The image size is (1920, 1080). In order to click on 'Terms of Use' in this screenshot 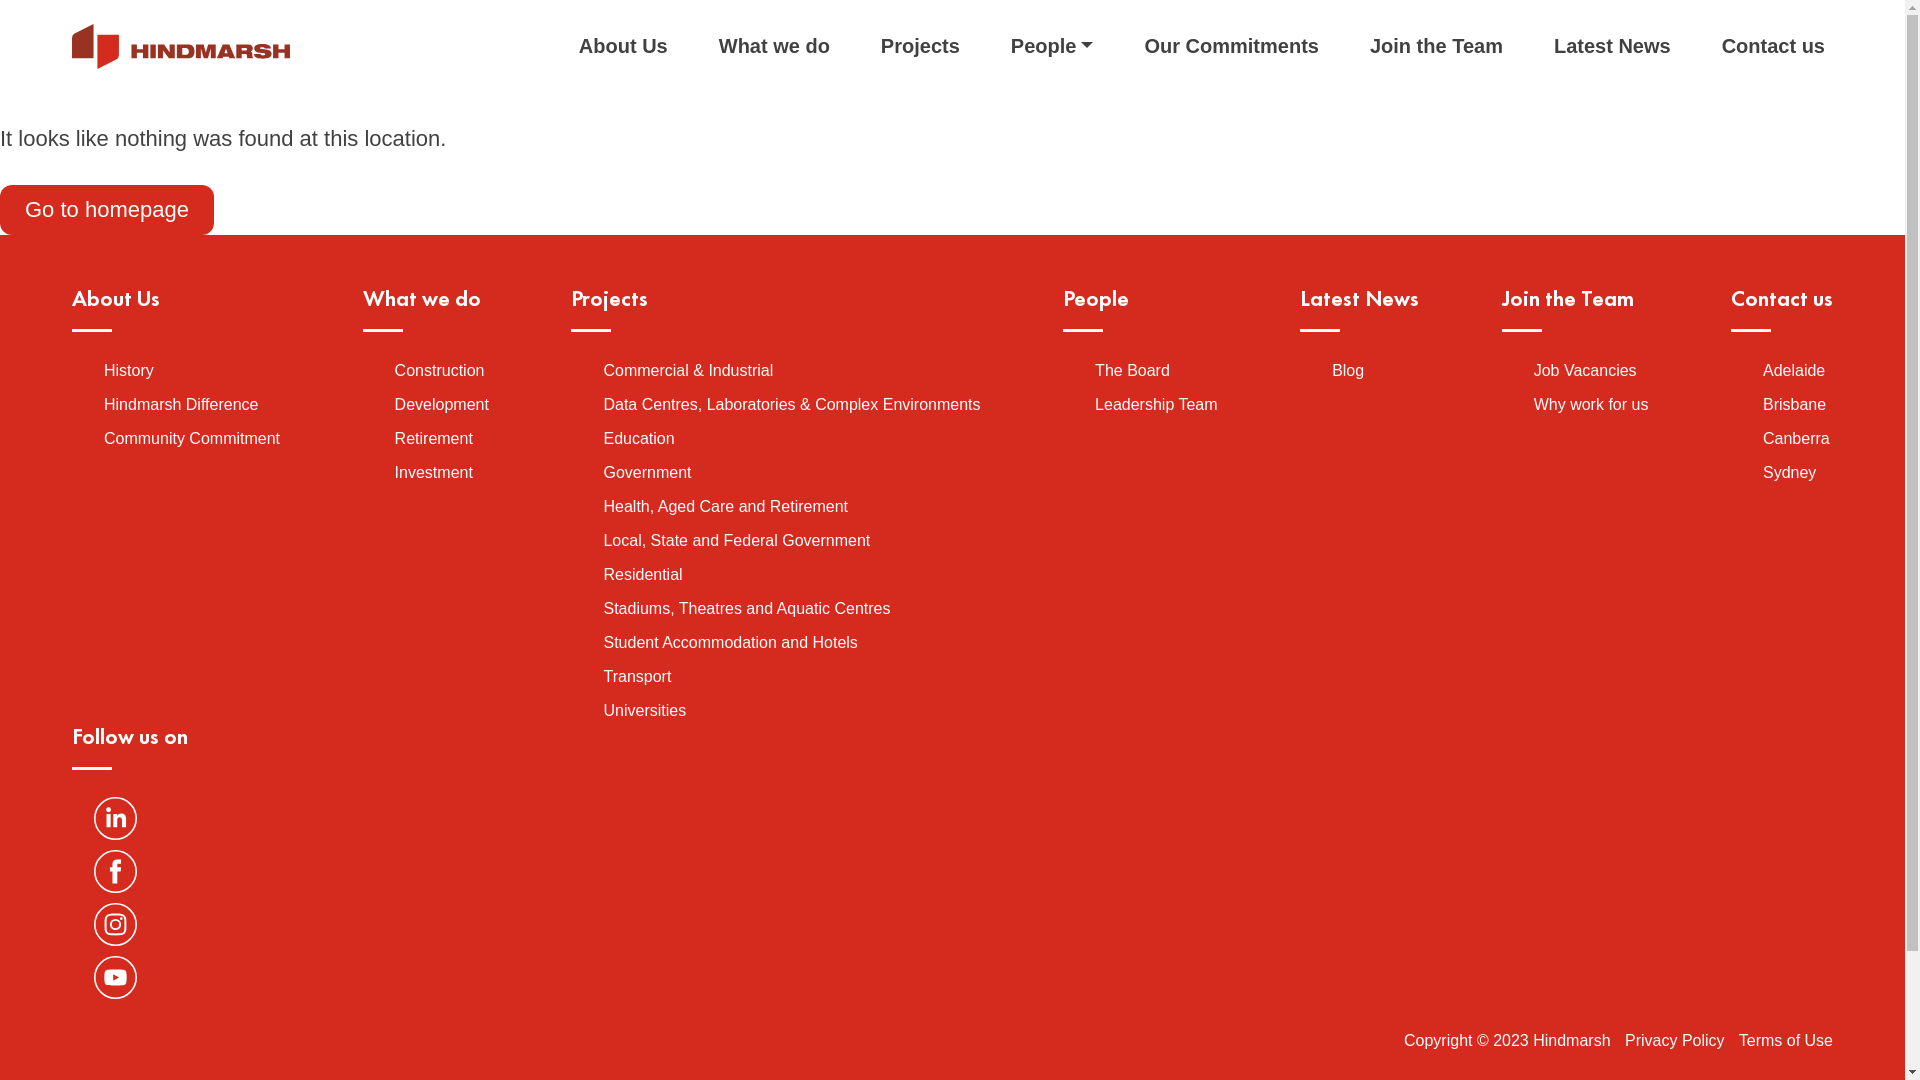, I will do `click(1785, 1039)`.